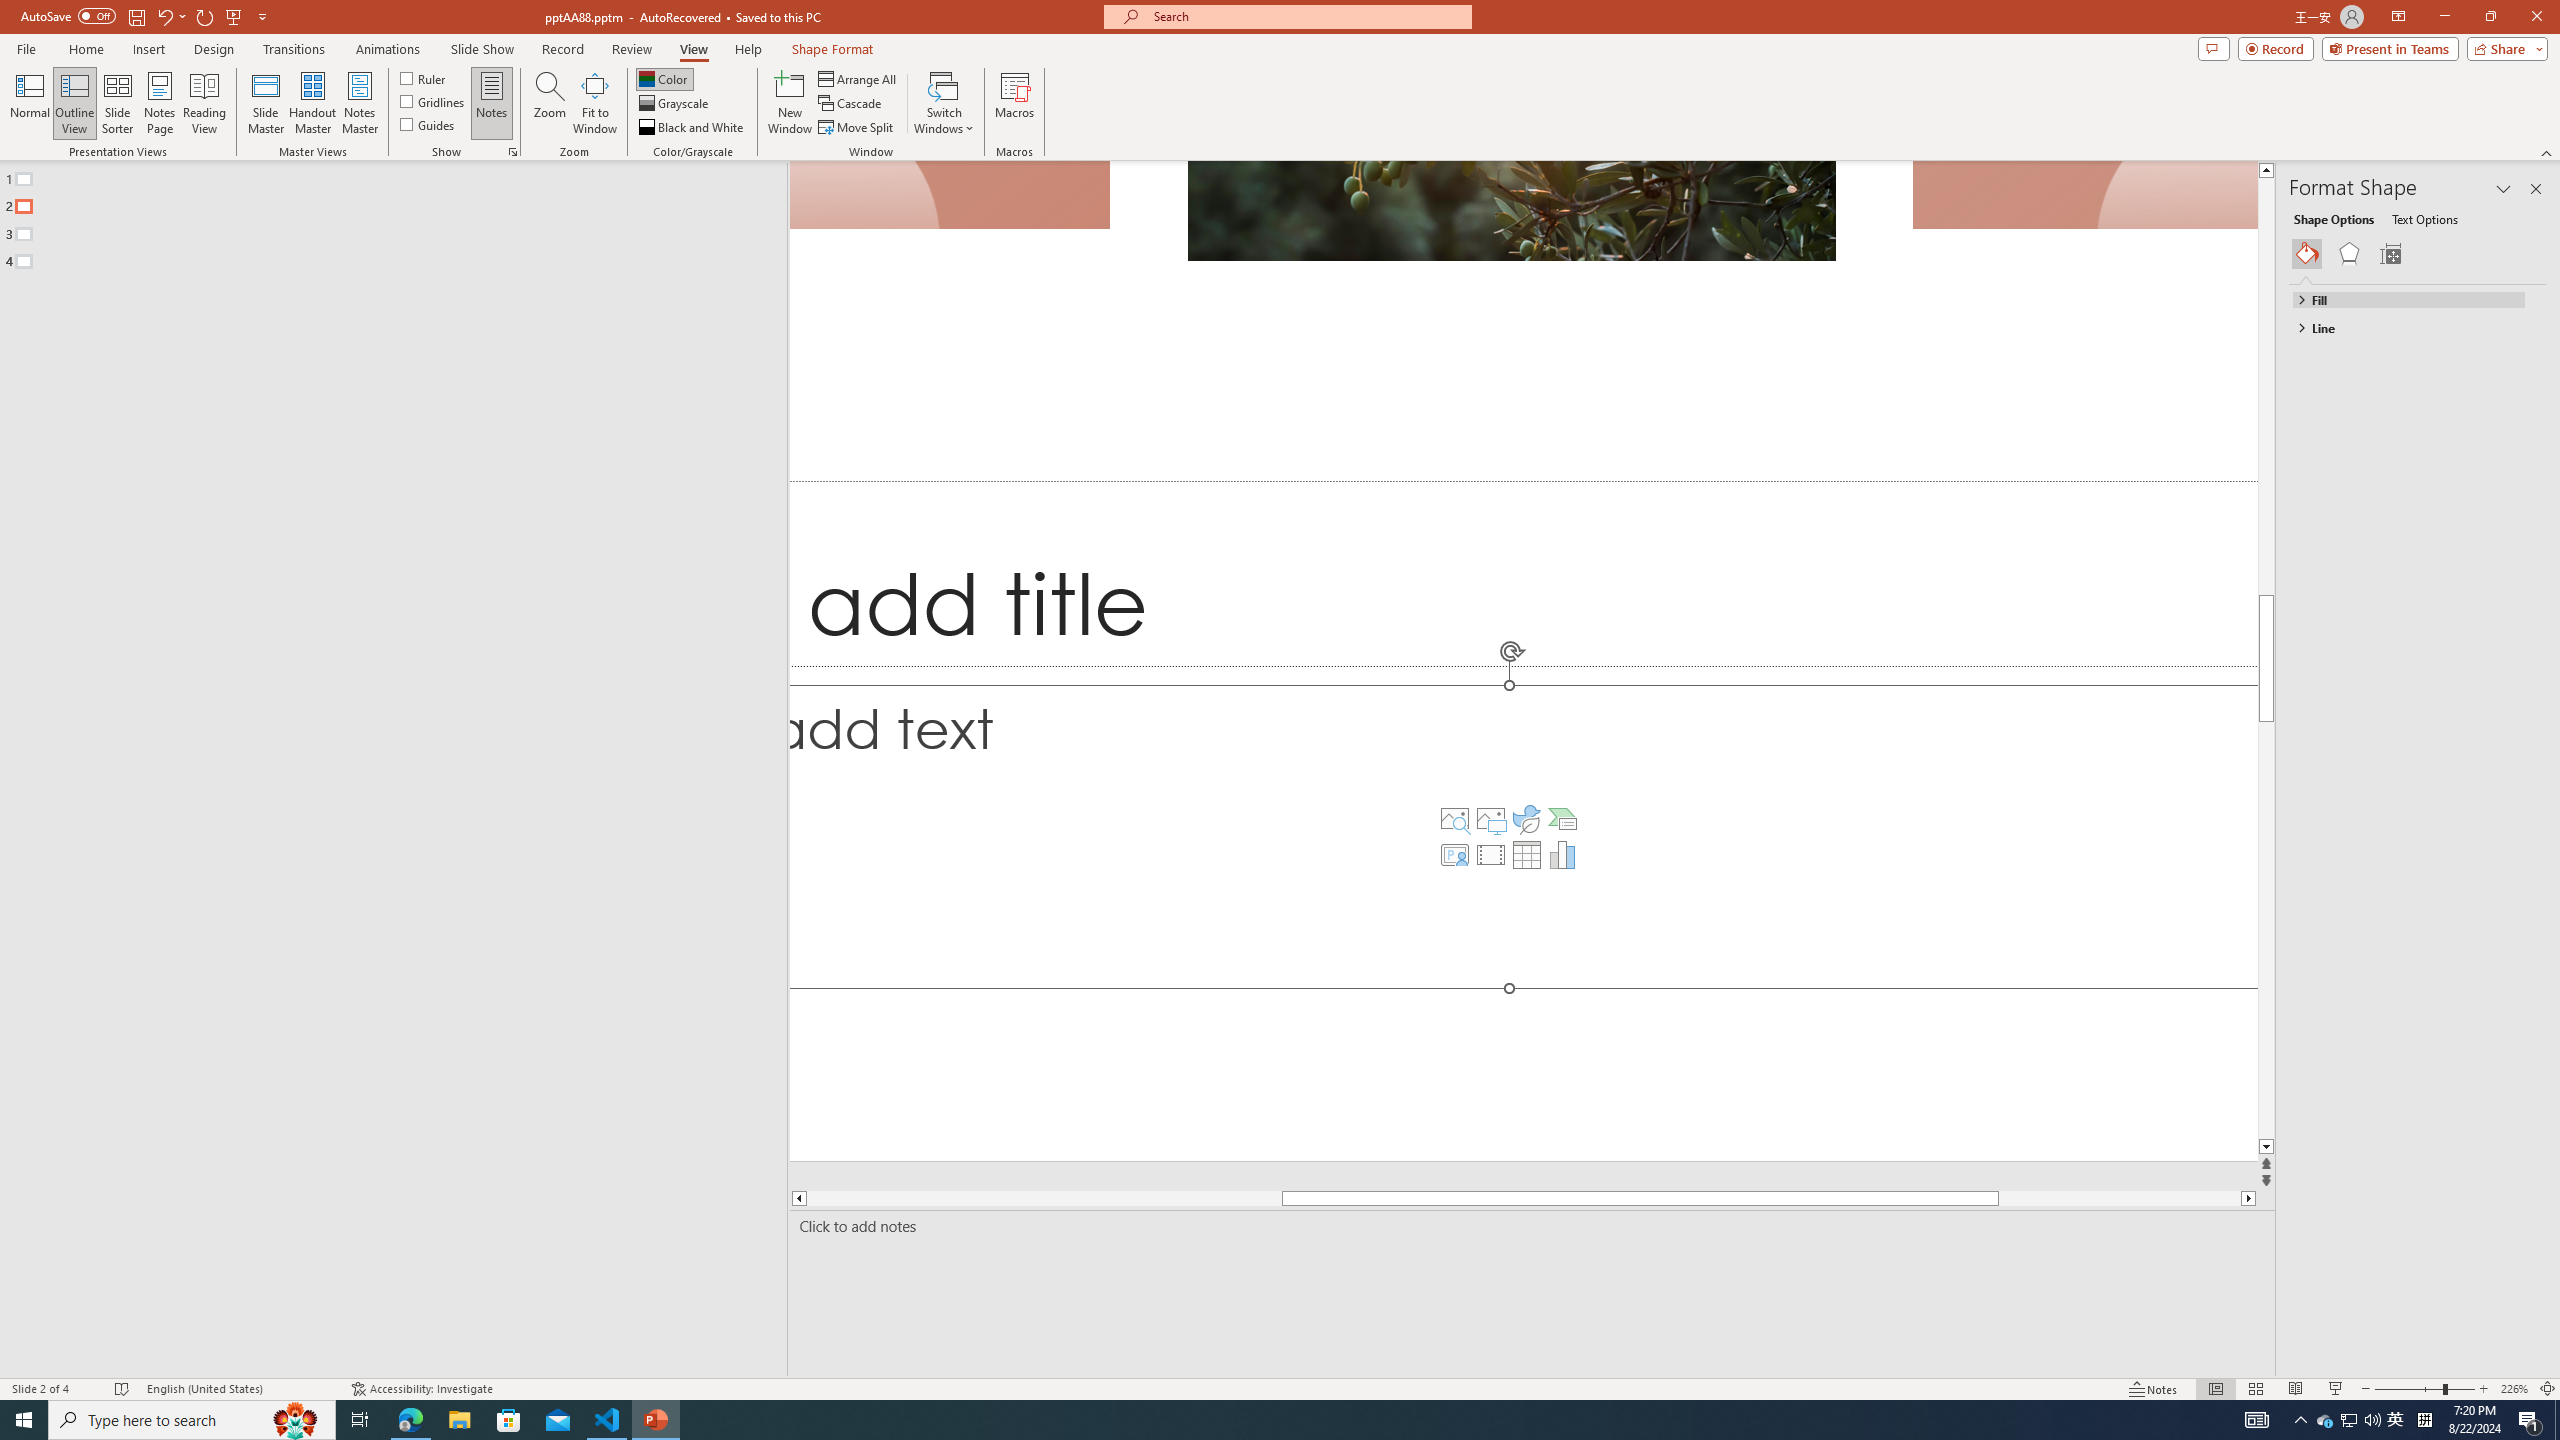 This screenshot has width=2560, height=1440. Describe the element at coordinates (2390, 253) in the screenshot. I see `'Size & Properties'` at that location.